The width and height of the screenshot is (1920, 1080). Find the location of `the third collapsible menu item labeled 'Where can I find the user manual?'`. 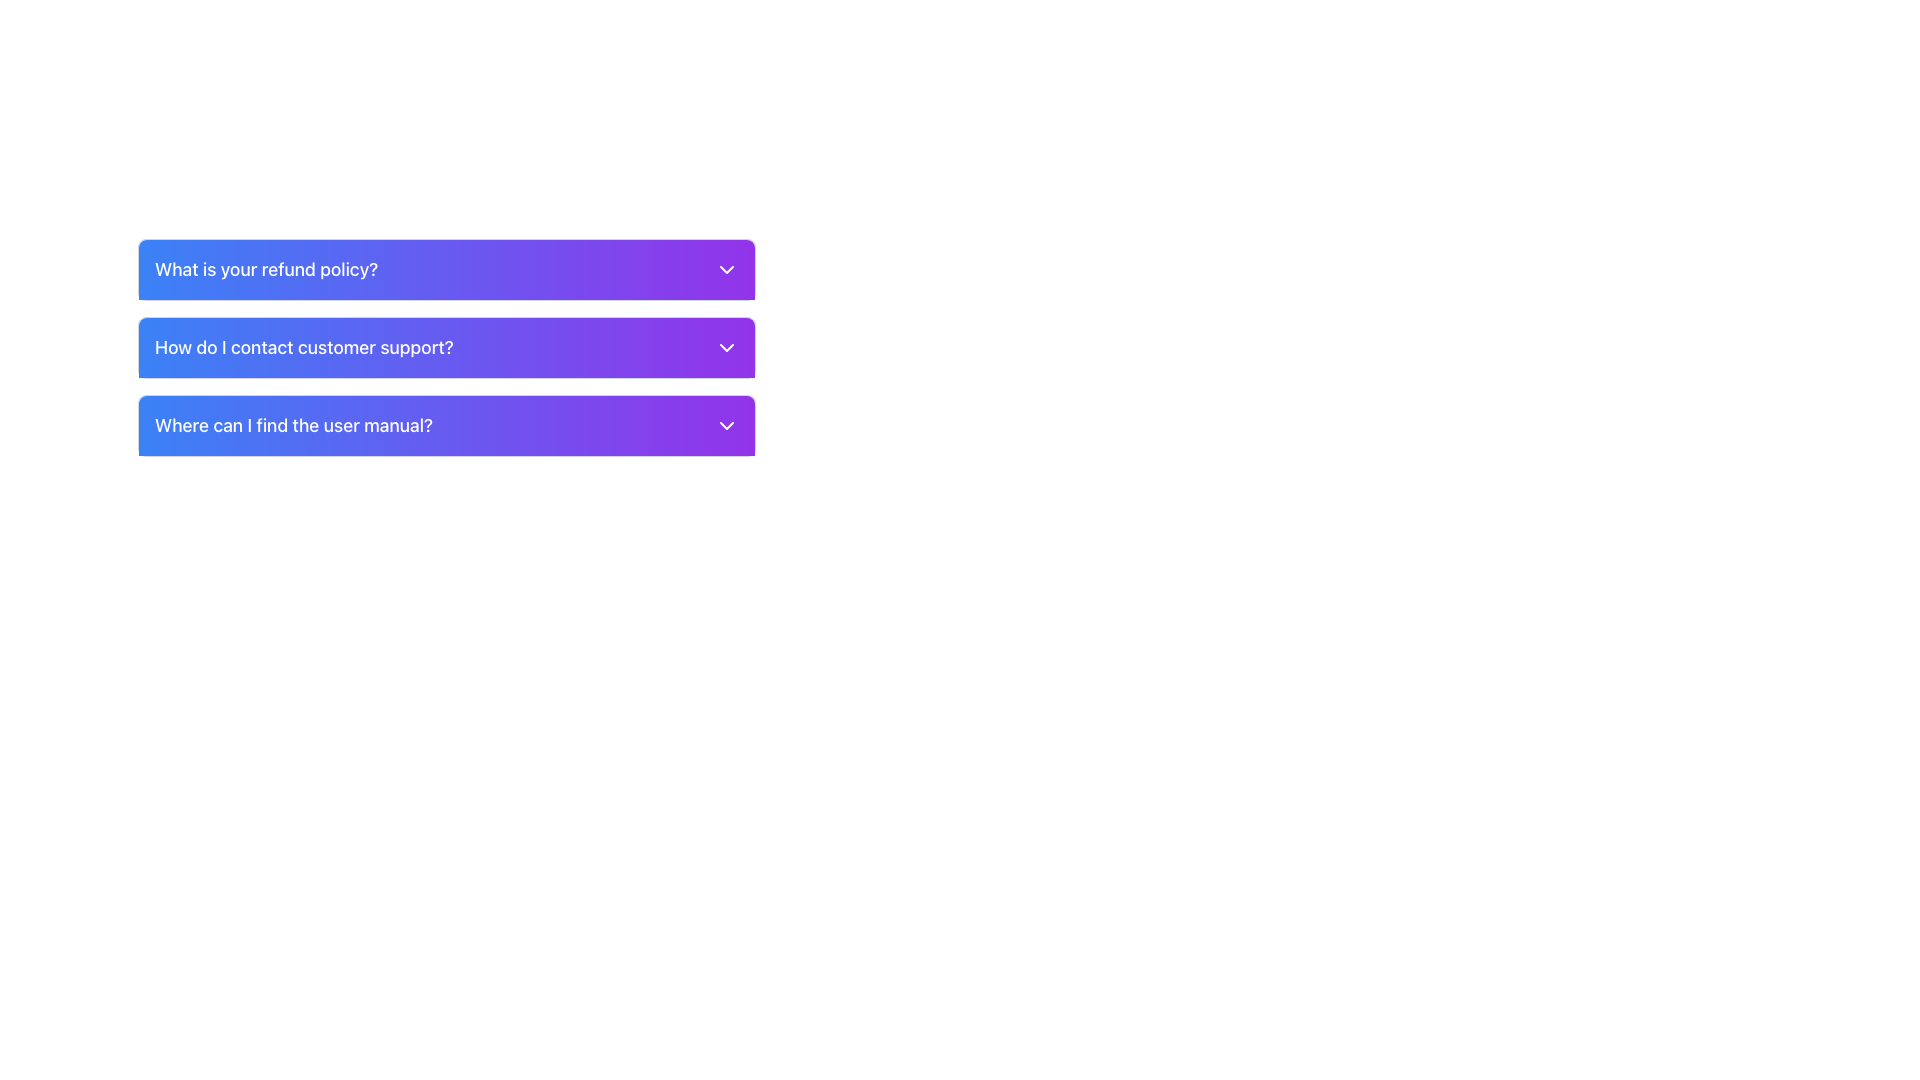

the third collapsible menu item labeled 'Where can I find the user manual?' is located at coordinates (445, 424).